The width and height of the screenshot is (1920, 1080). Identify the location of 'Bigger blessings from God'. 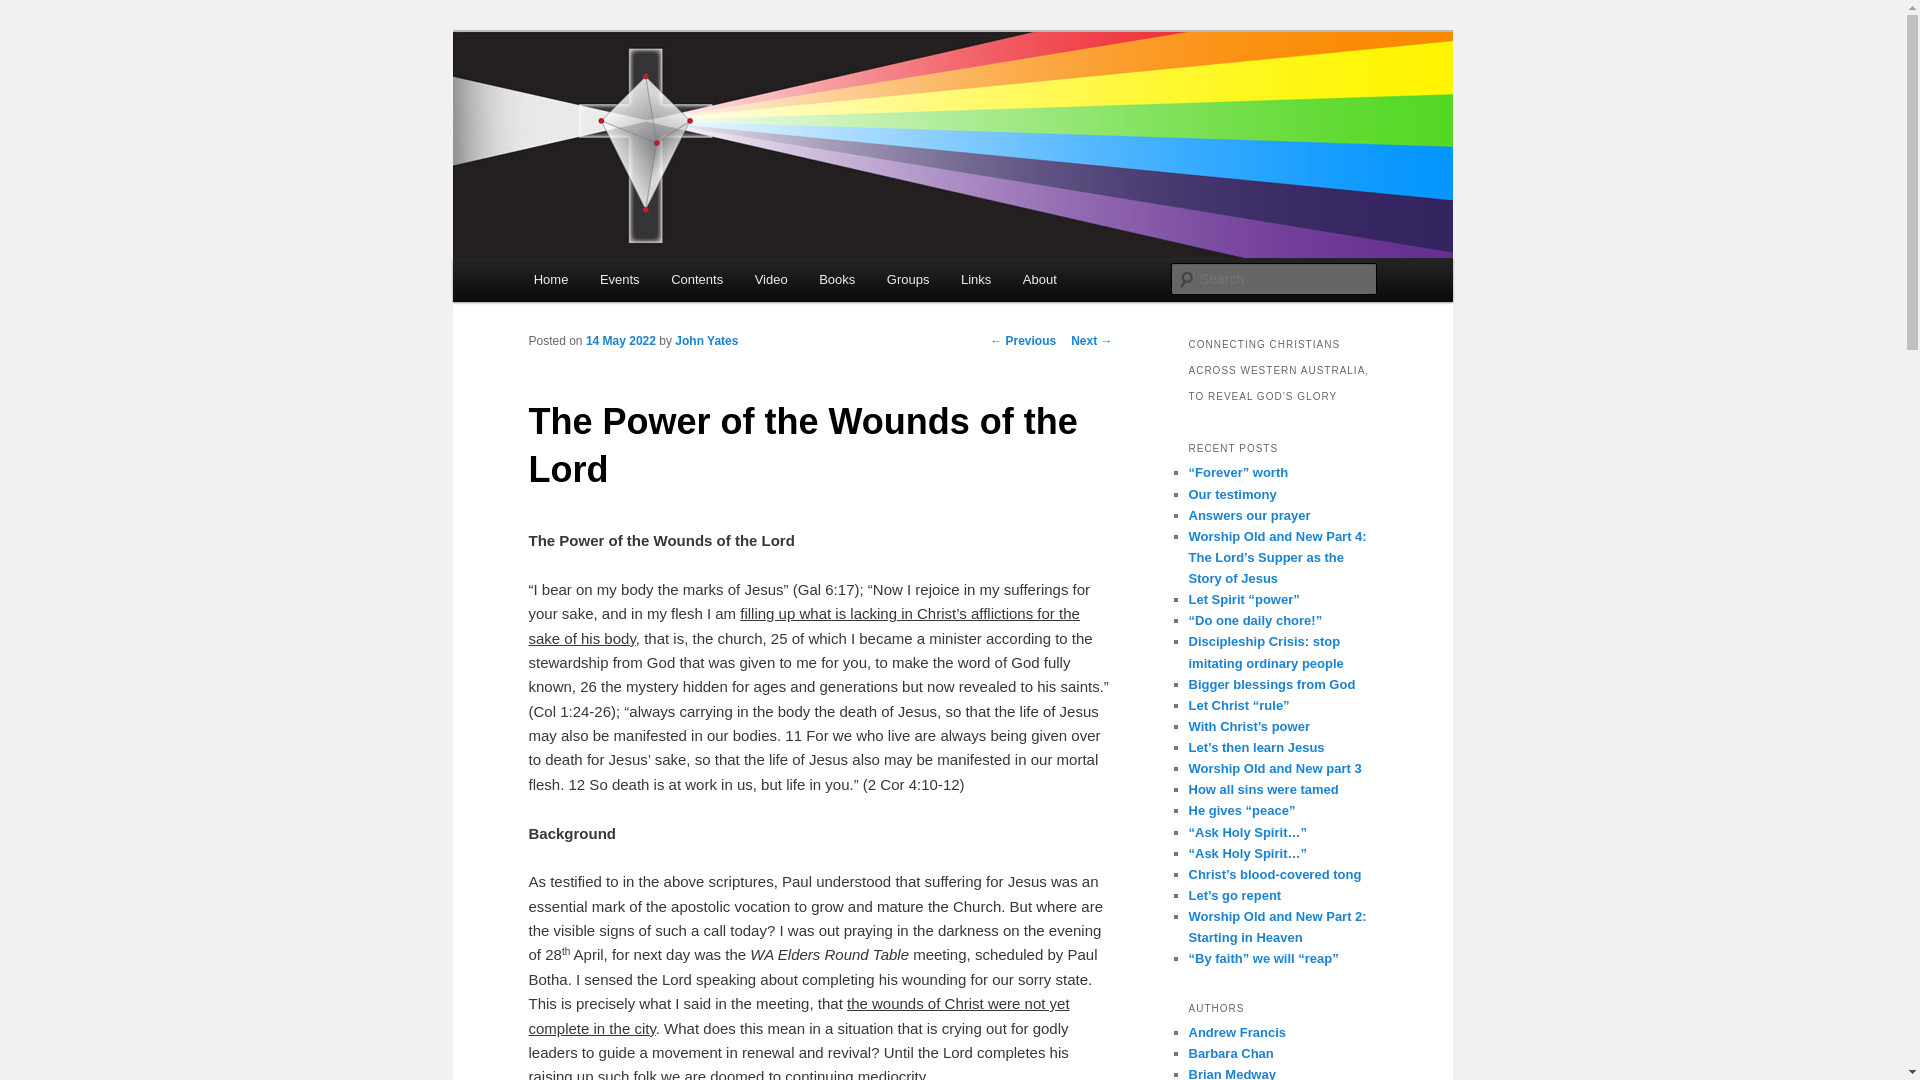
(1270, 683).